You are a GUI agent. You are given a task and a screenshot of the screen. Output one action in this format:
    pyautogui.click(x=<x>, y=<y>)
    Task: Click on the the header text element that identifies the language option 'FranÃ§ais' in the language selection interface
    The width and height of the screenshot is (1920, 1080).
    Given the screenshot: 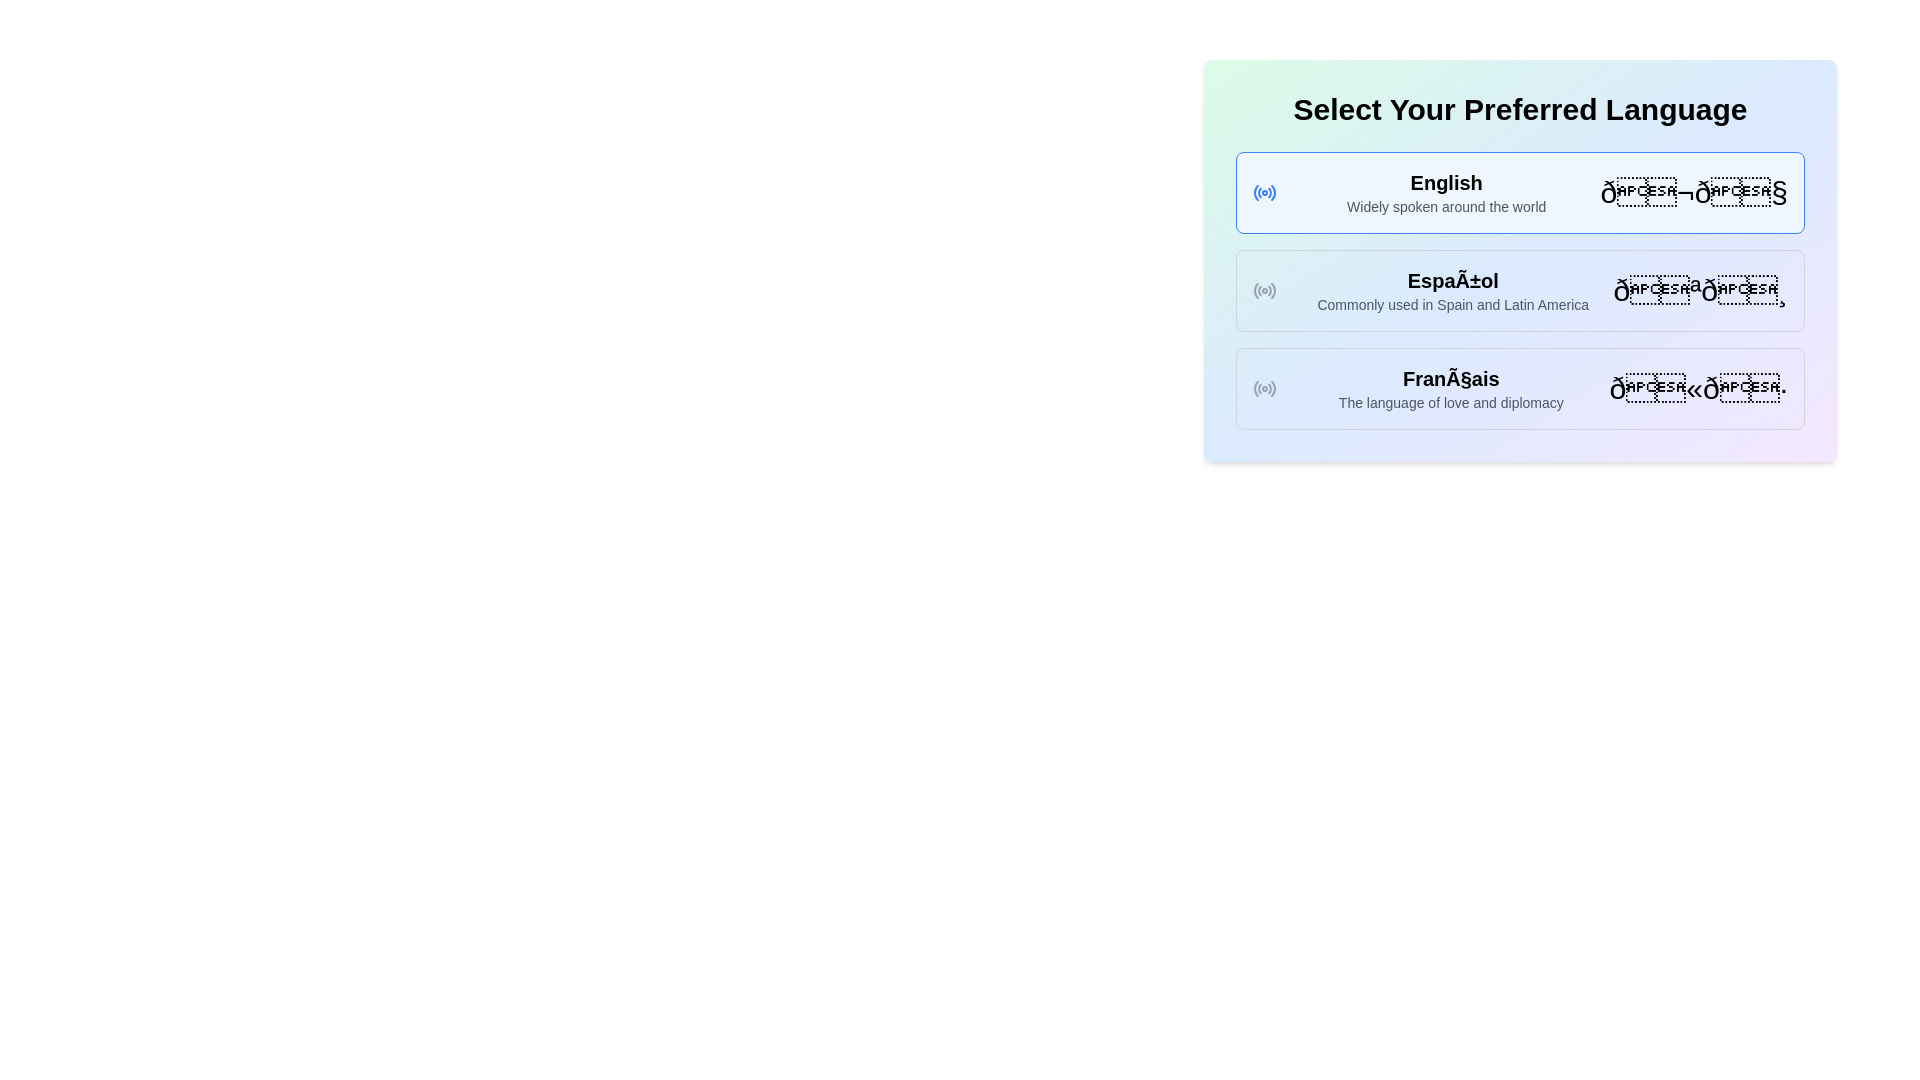 What is the action you would take?
    pyautogui.click(x=1451, y=378)
    